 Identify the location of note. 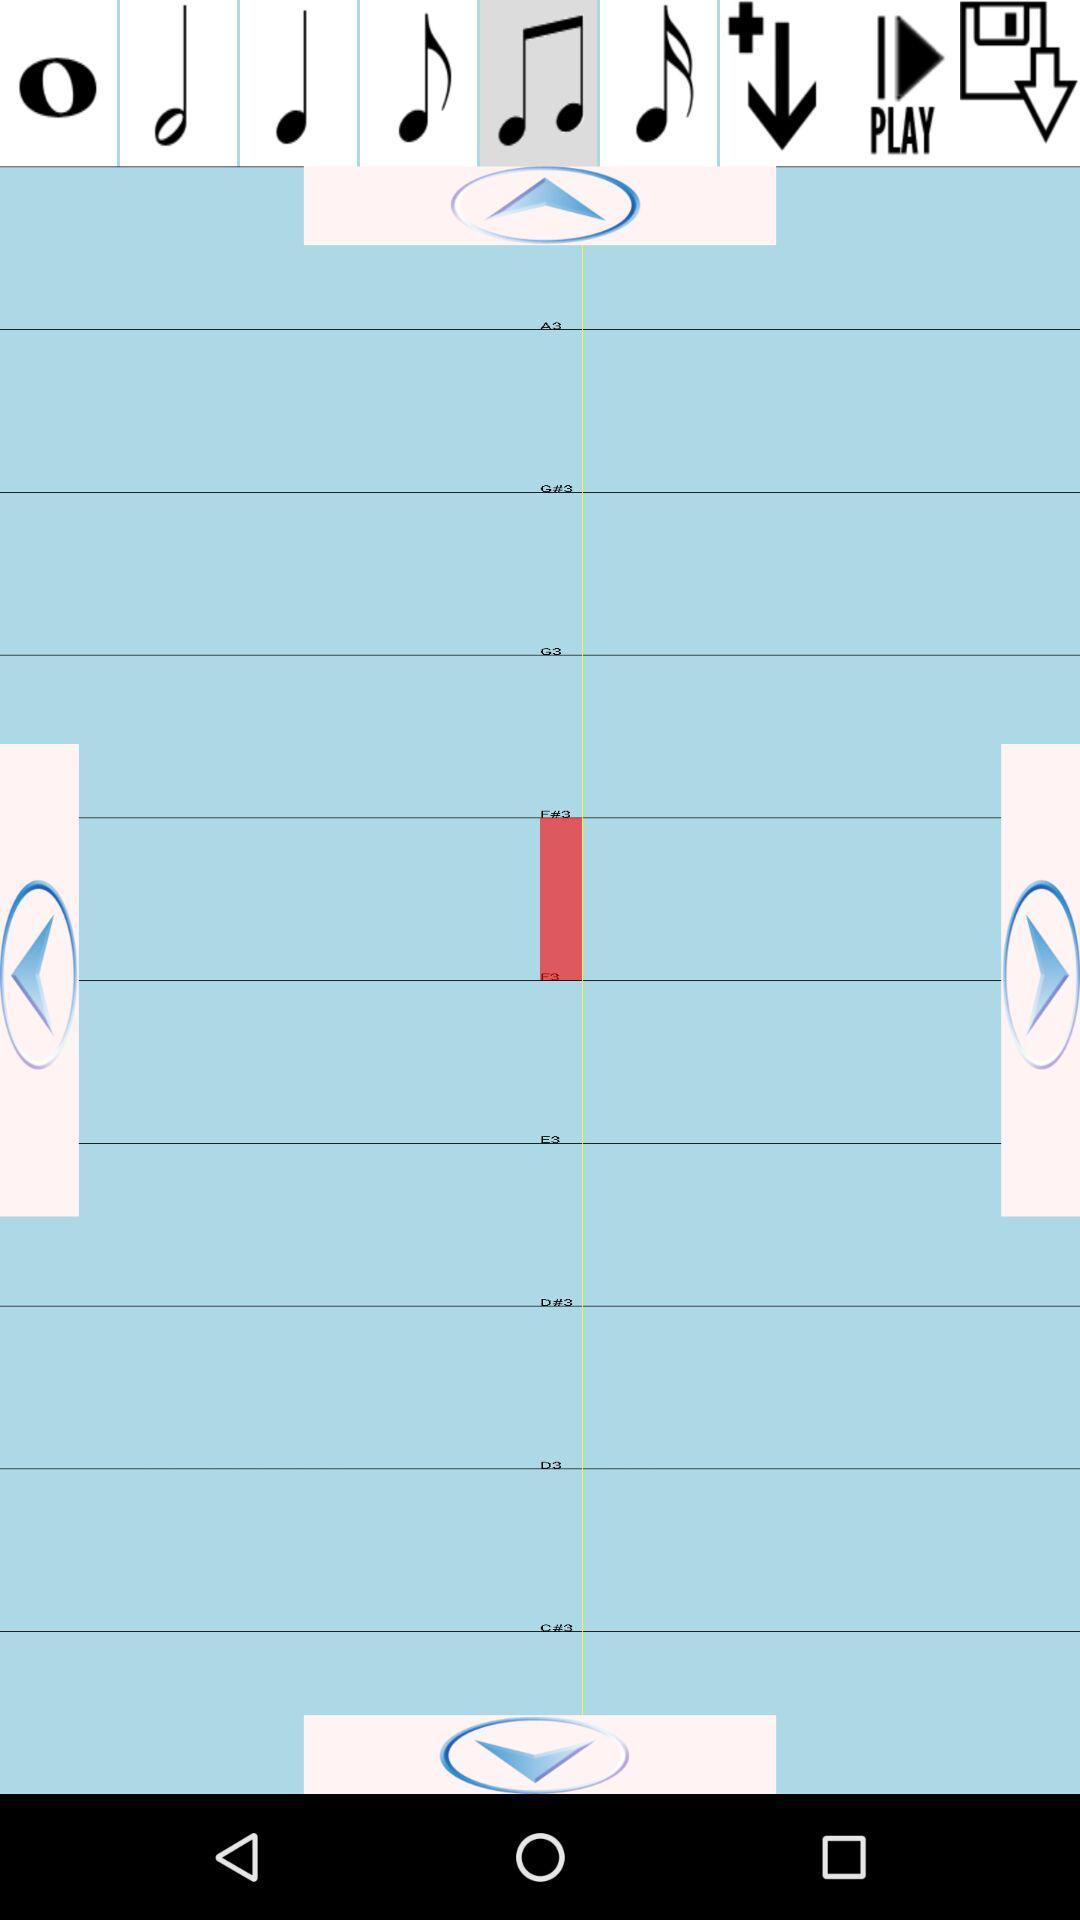
(658, 82).